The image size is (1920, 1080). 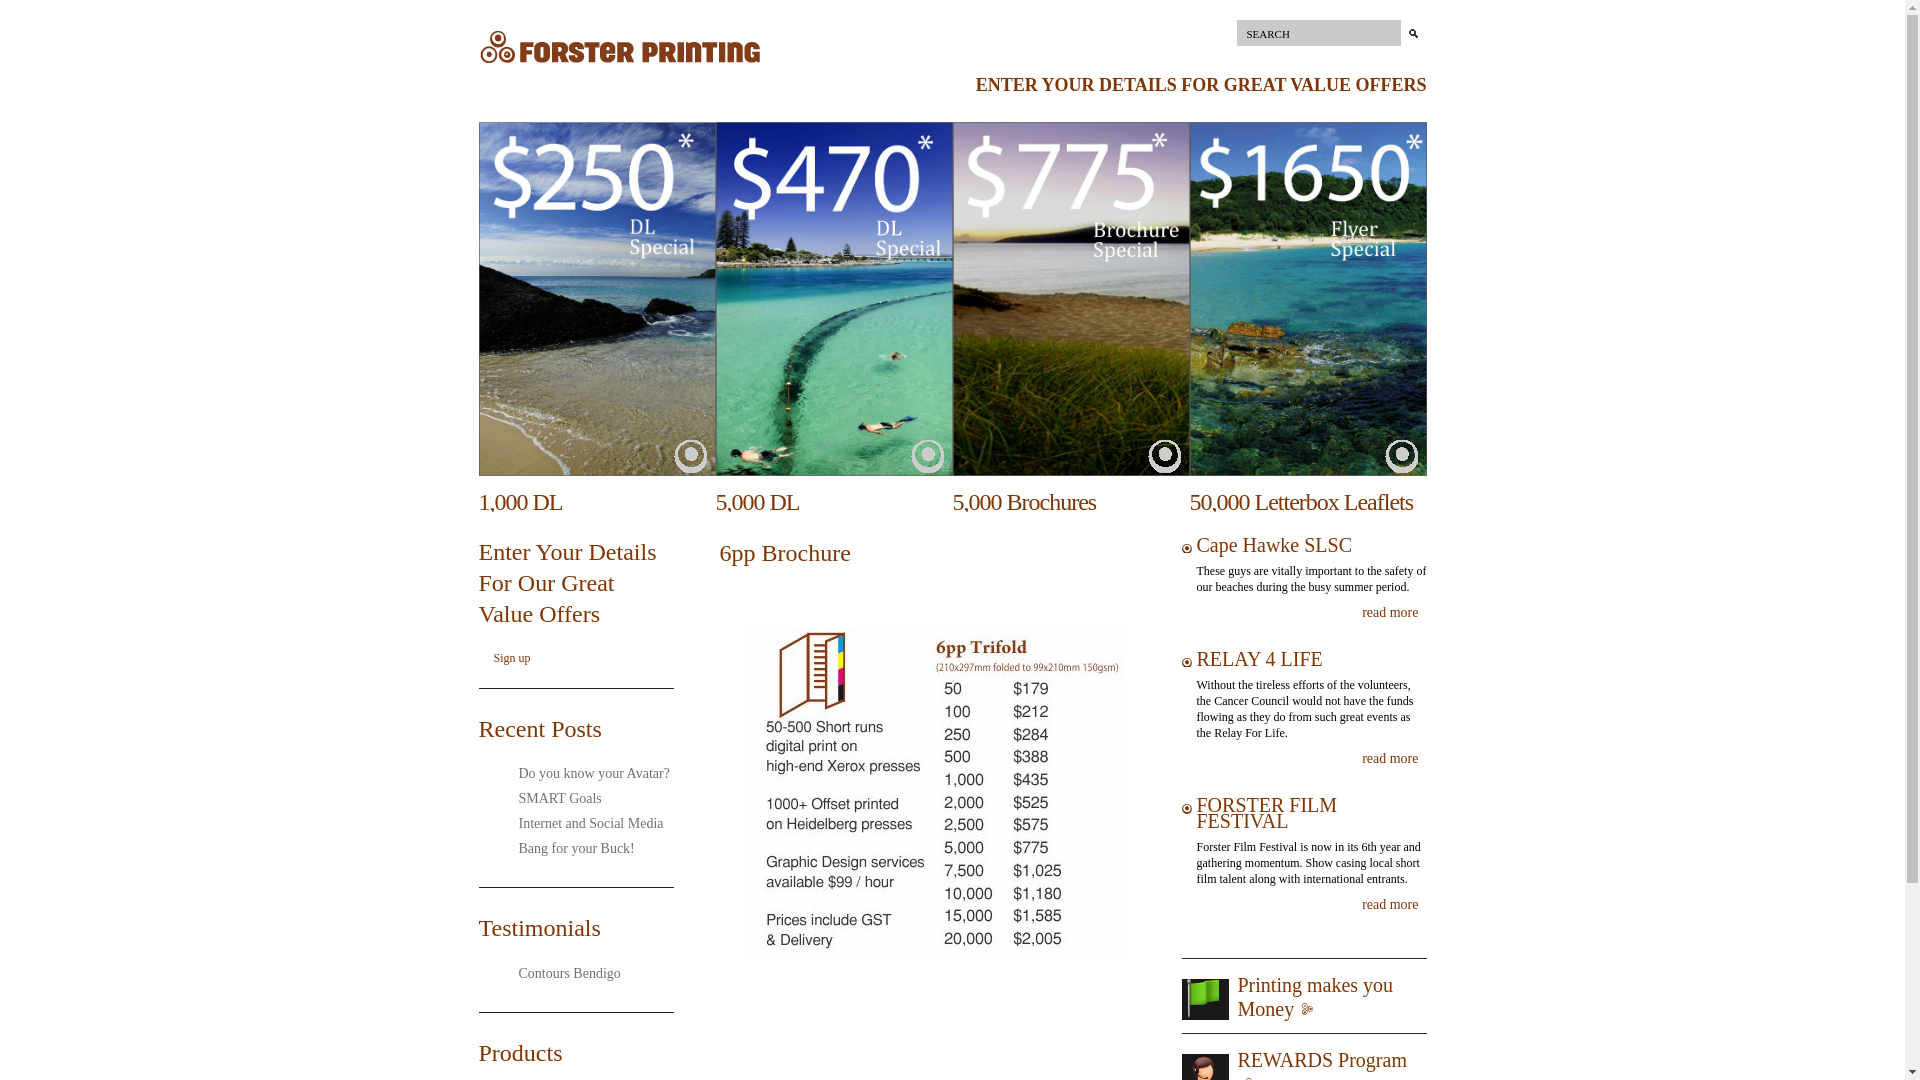 I want to click on 'search', so click(x=1411, y=33).